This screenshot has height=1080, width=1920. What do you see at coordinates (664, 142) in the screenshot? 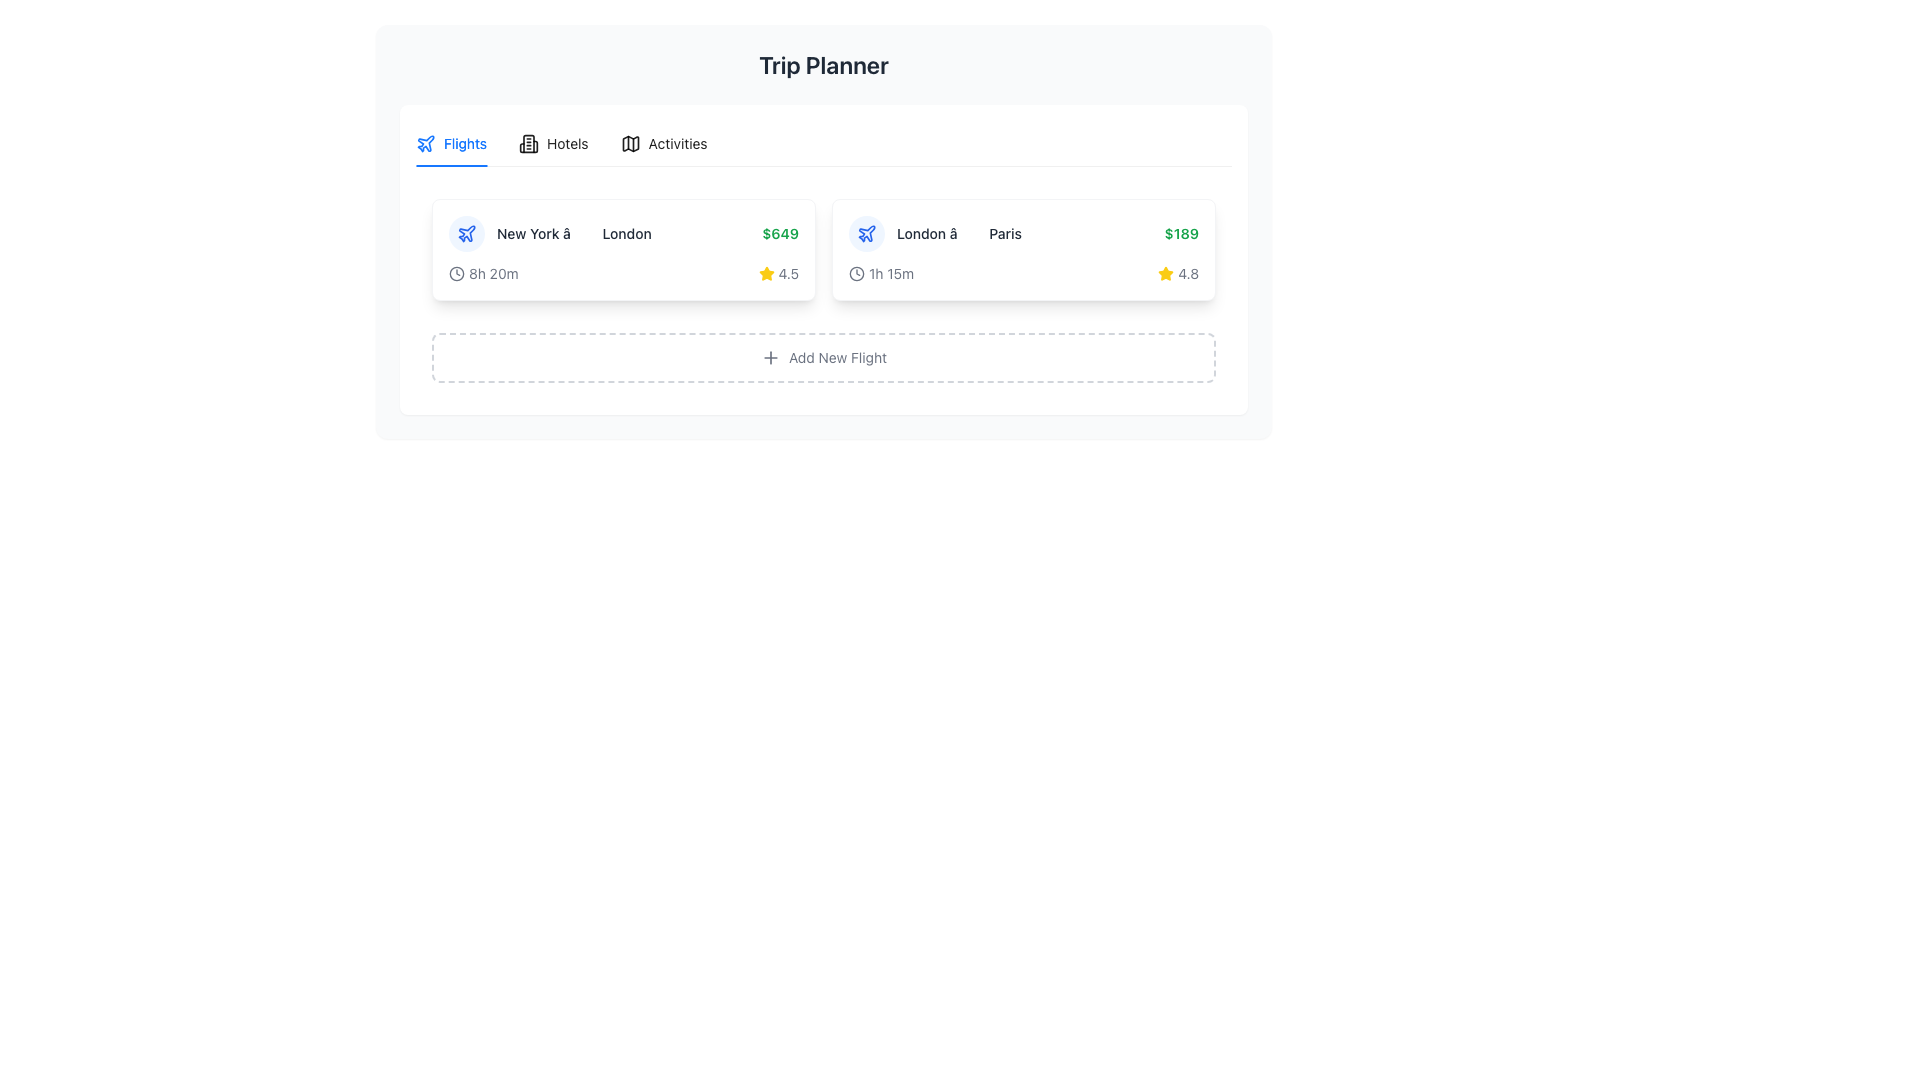
I see `the third navigation tab to switch to the 'Activities' section` at bounding box center [664, 142].